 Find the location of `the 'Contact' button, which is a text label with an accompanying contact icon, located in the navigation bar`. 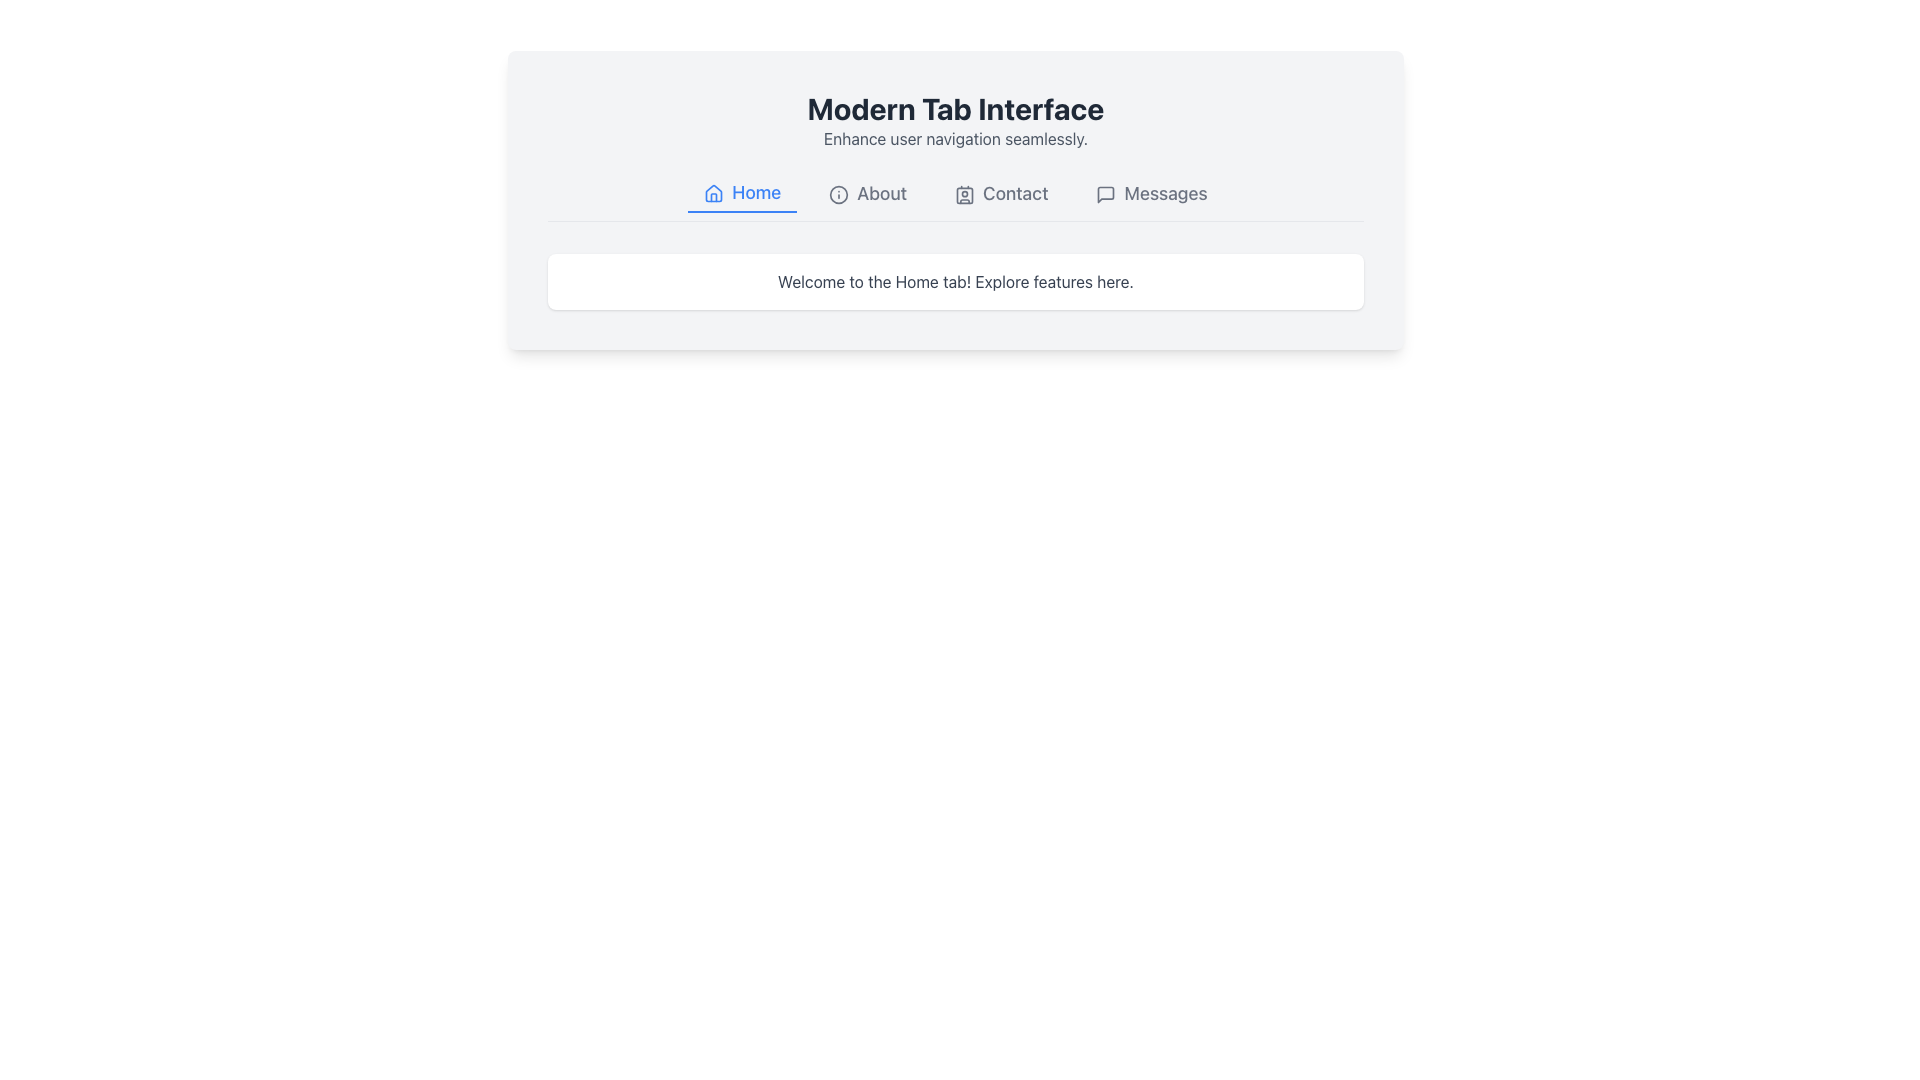

the 'Contact' button, which is a text label with an accompanying contact icon, located in the navigation bar is located at coordinates (1001, 193).